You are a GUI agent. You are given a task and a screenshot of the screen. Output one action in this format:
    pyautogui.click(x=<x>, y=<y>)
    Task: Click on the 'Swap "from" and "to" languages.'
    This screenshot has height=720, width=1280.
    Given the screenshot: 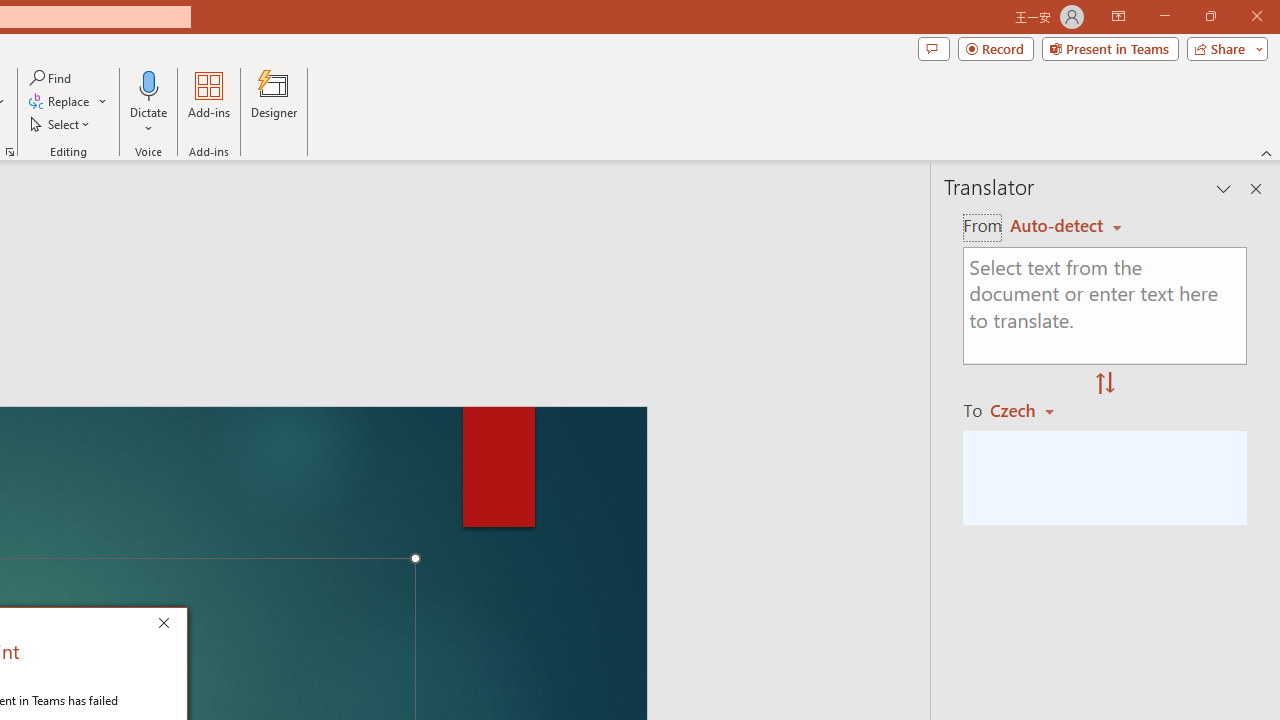 What is the action you would take?
    pyautogui.click(x=1104, y=384)
    